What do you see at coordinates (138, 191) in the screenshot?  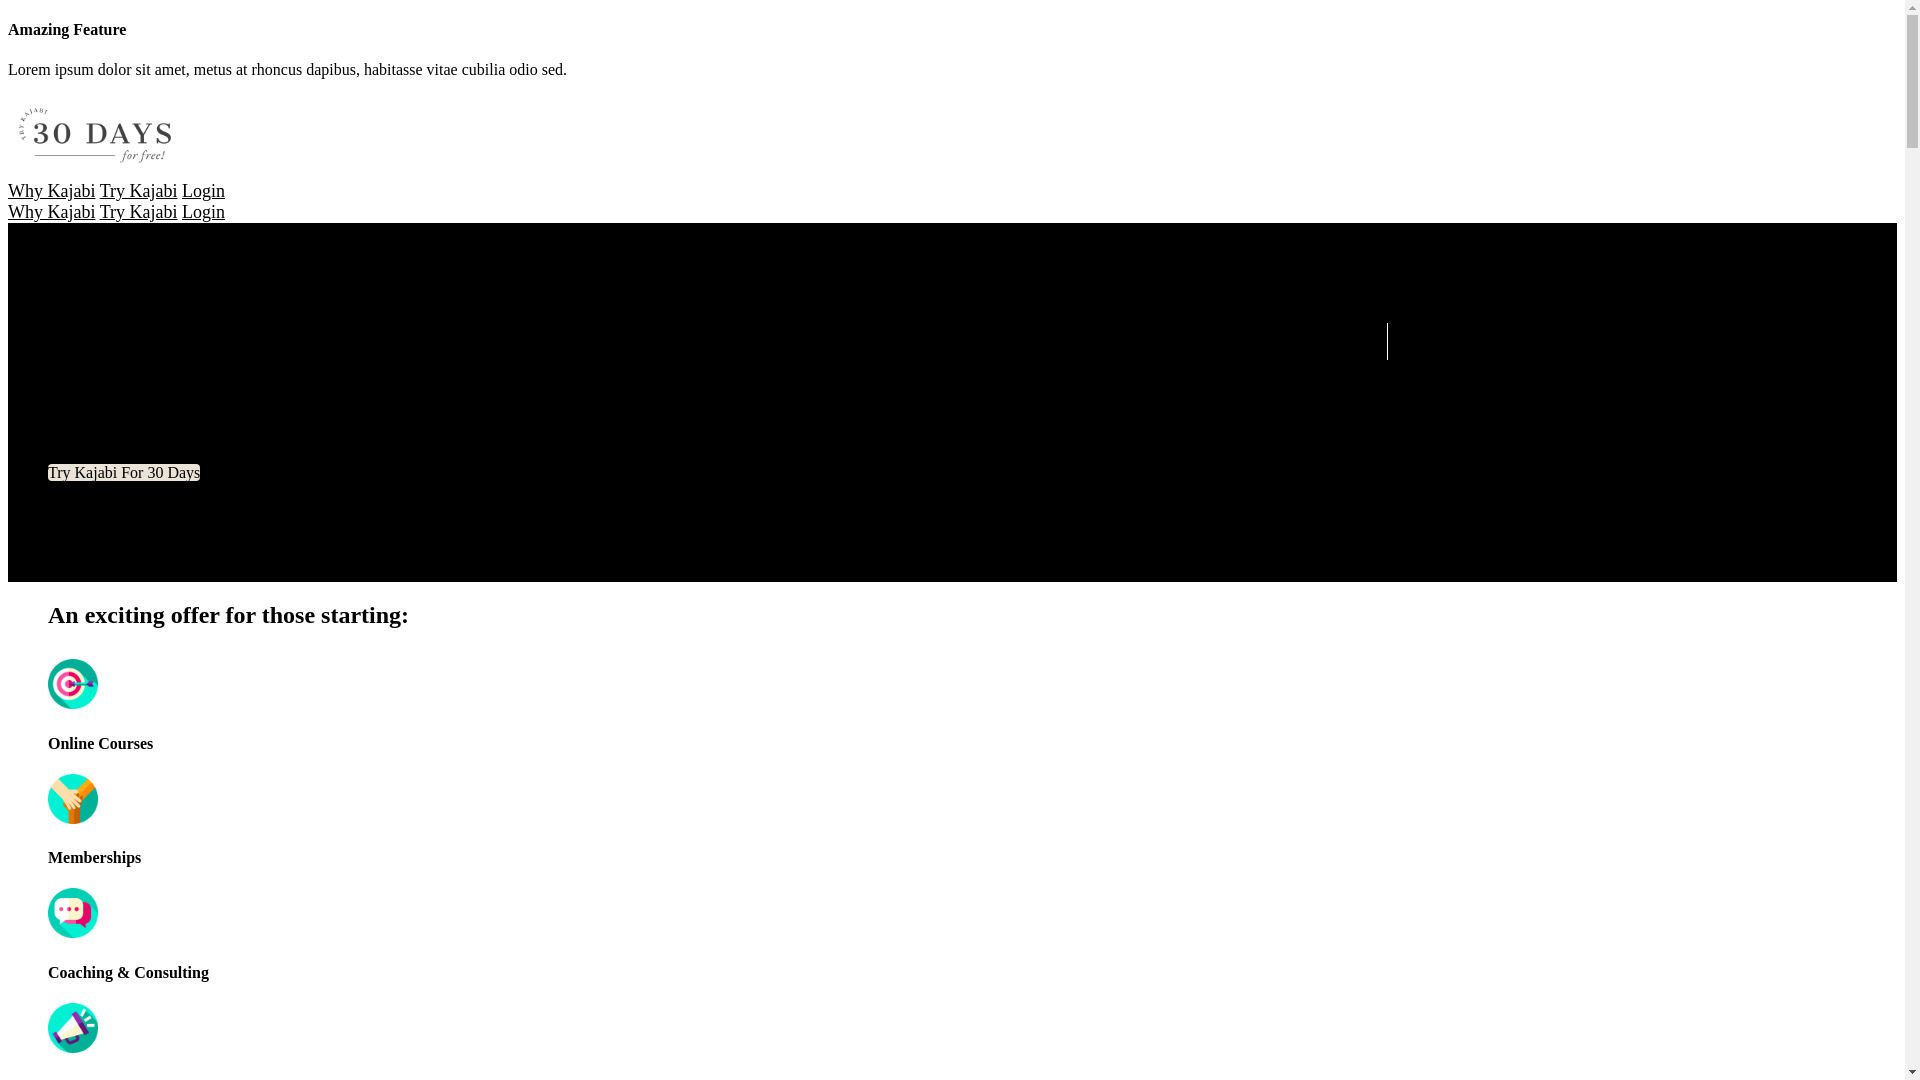 I see `'Try Kajabi'` at bounding box center [138, 191].